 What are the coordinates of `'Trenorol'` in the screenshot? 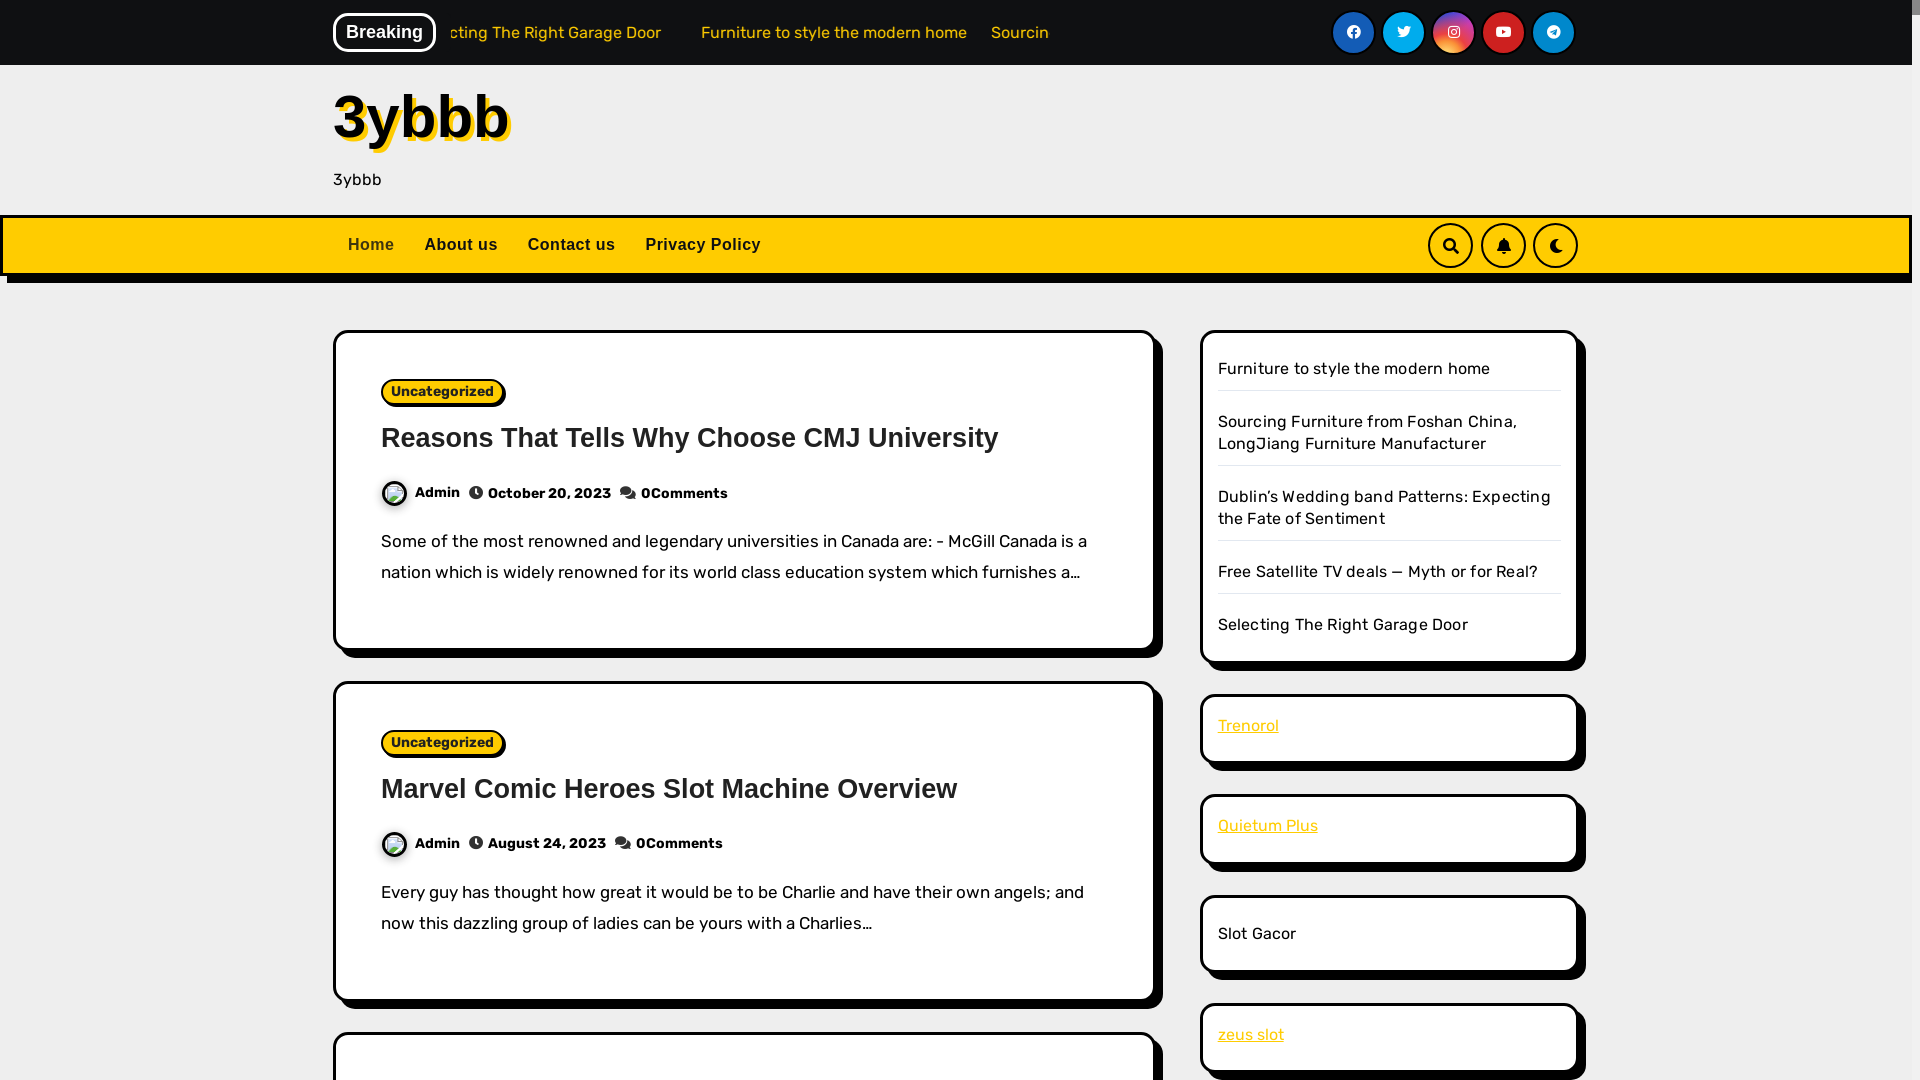 It's located at (1247, 725).